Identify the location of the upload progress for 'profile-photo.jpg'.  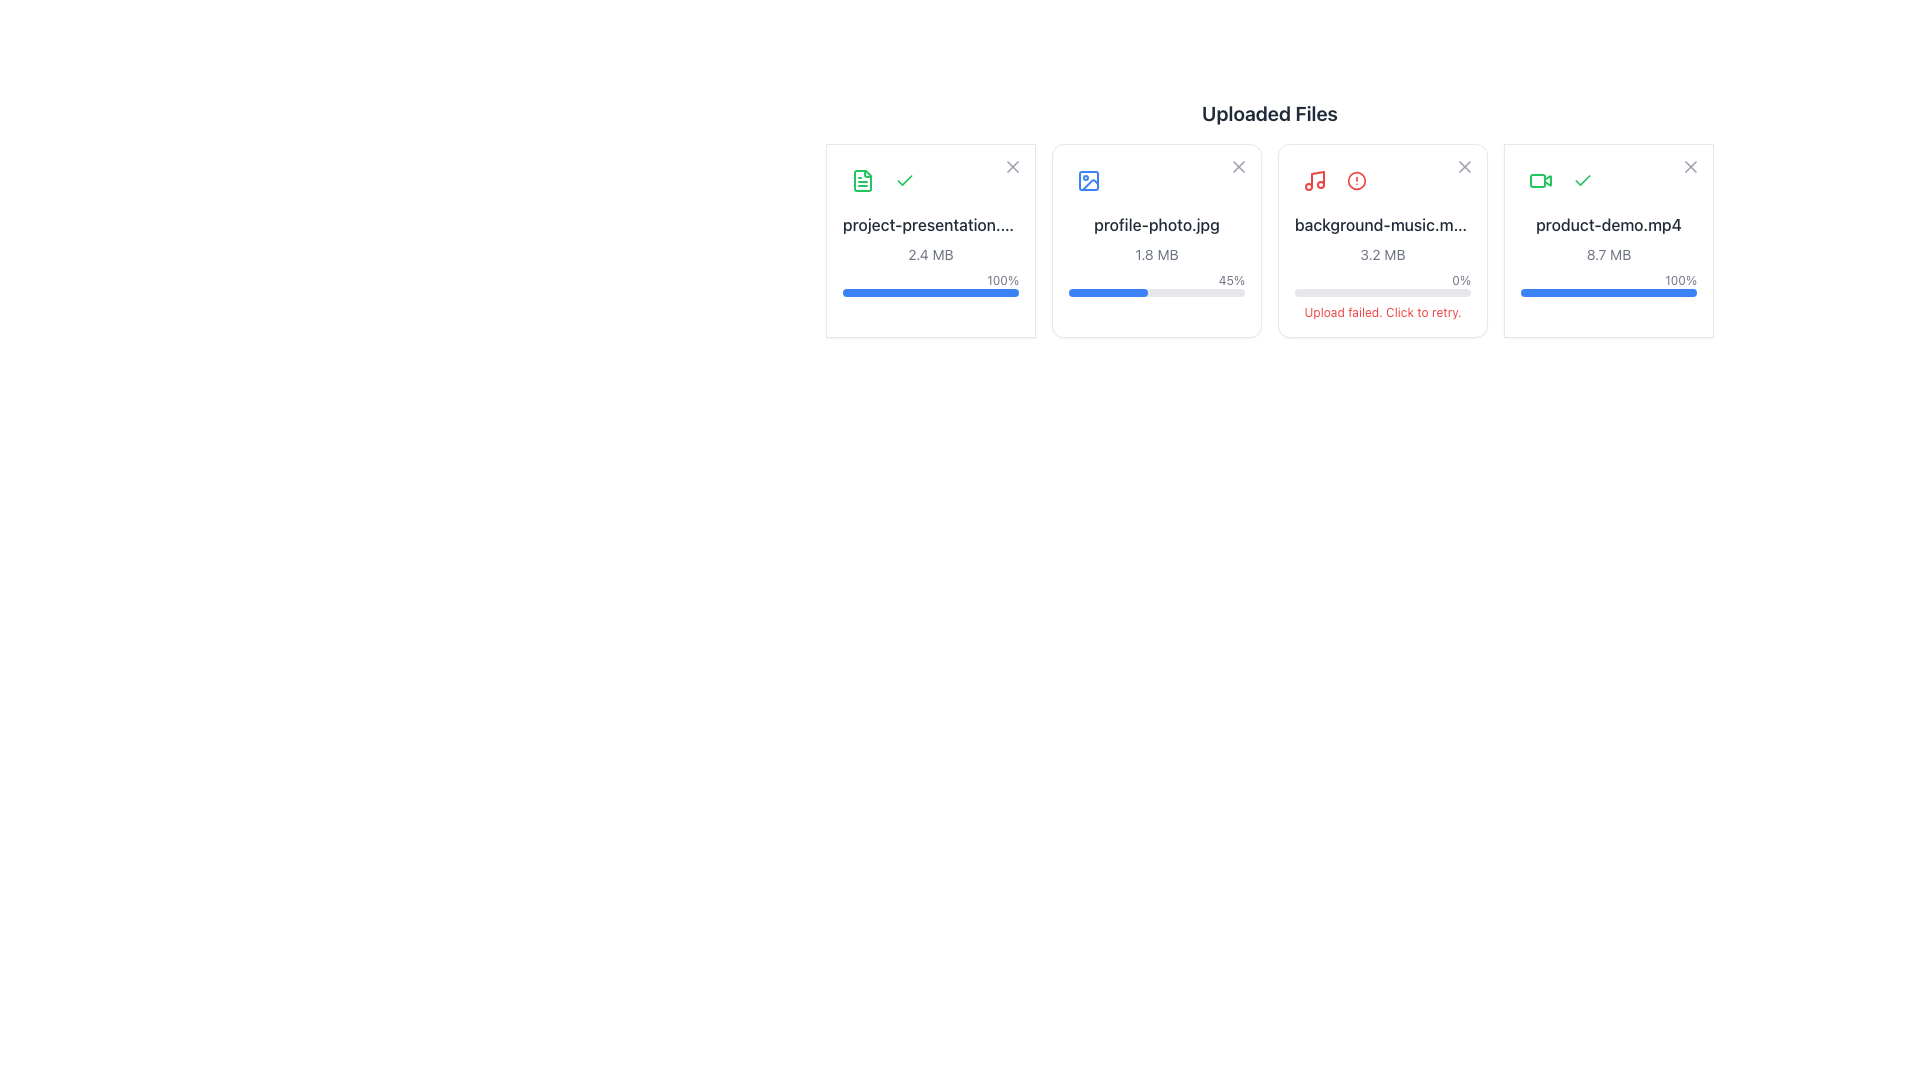
(1207, 293).